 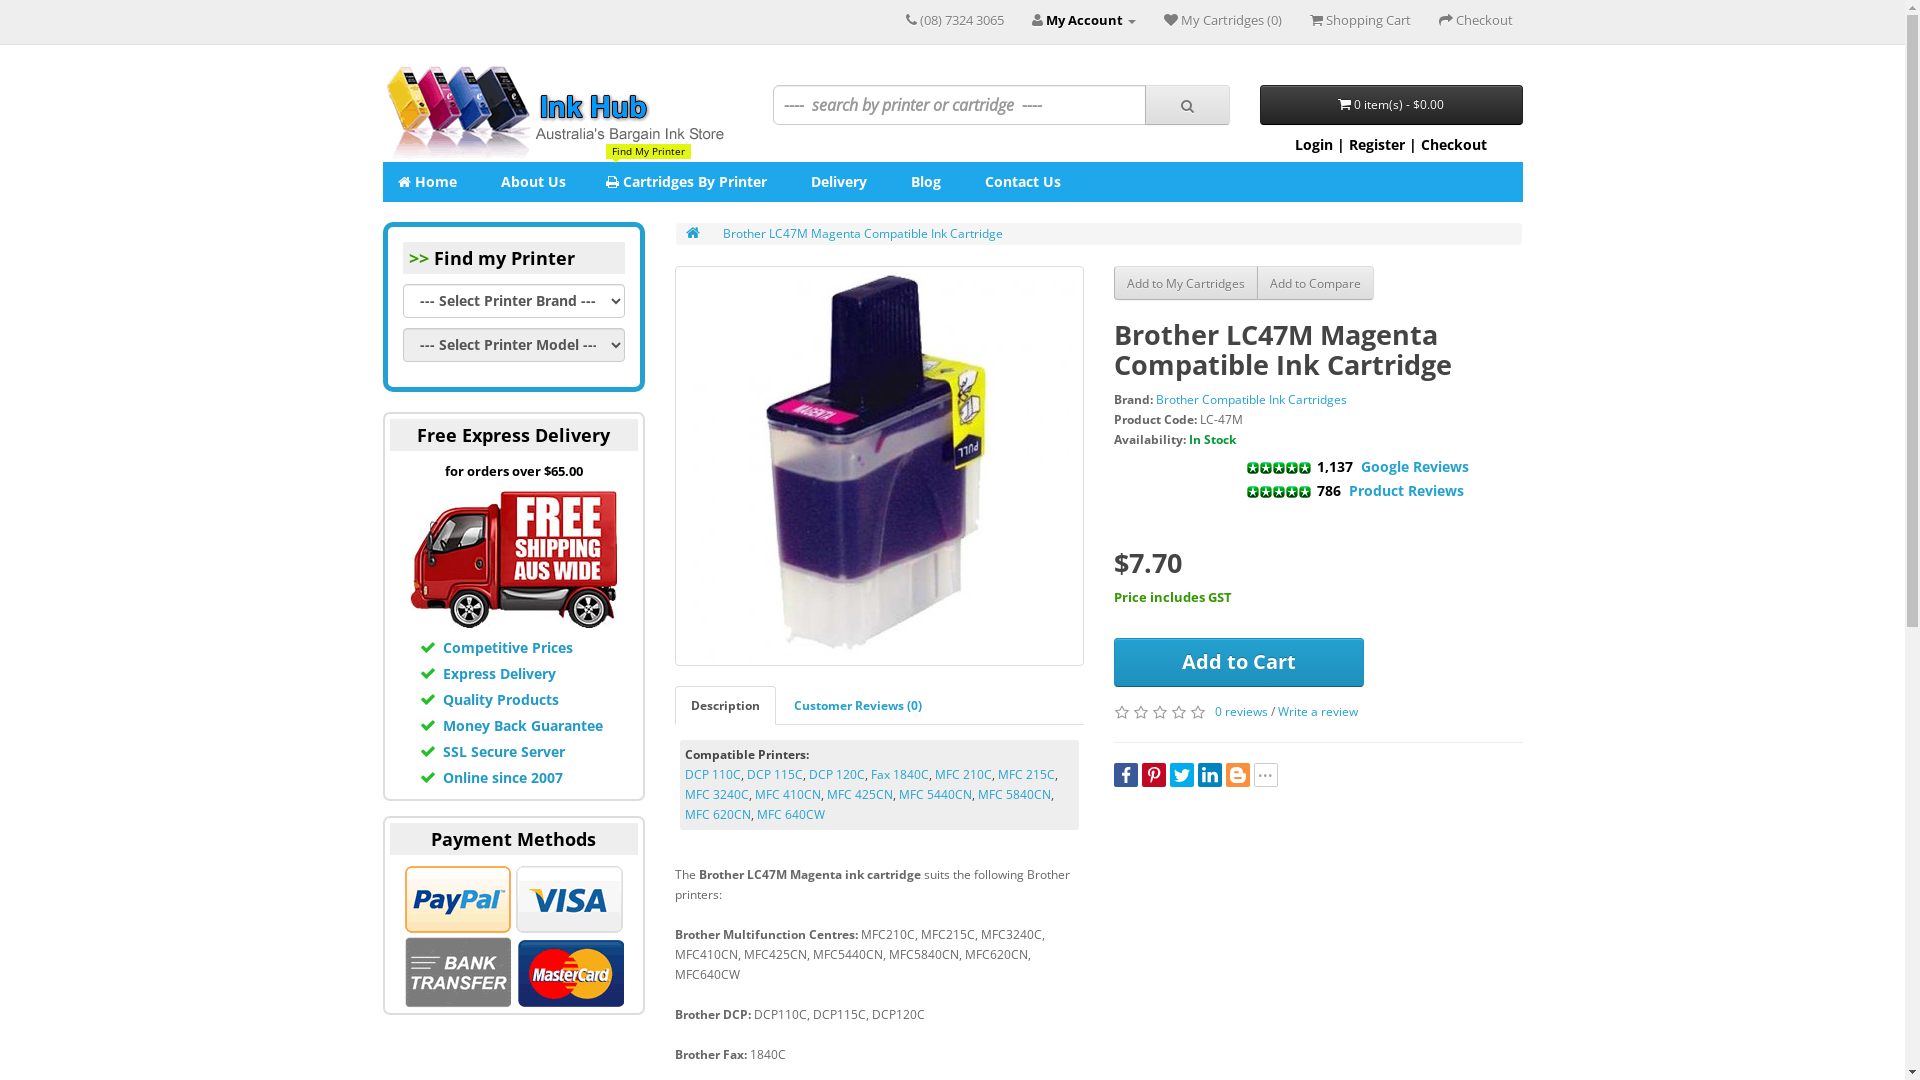 I want to click on 'Add to Cart', so click(x=1237, y=662).